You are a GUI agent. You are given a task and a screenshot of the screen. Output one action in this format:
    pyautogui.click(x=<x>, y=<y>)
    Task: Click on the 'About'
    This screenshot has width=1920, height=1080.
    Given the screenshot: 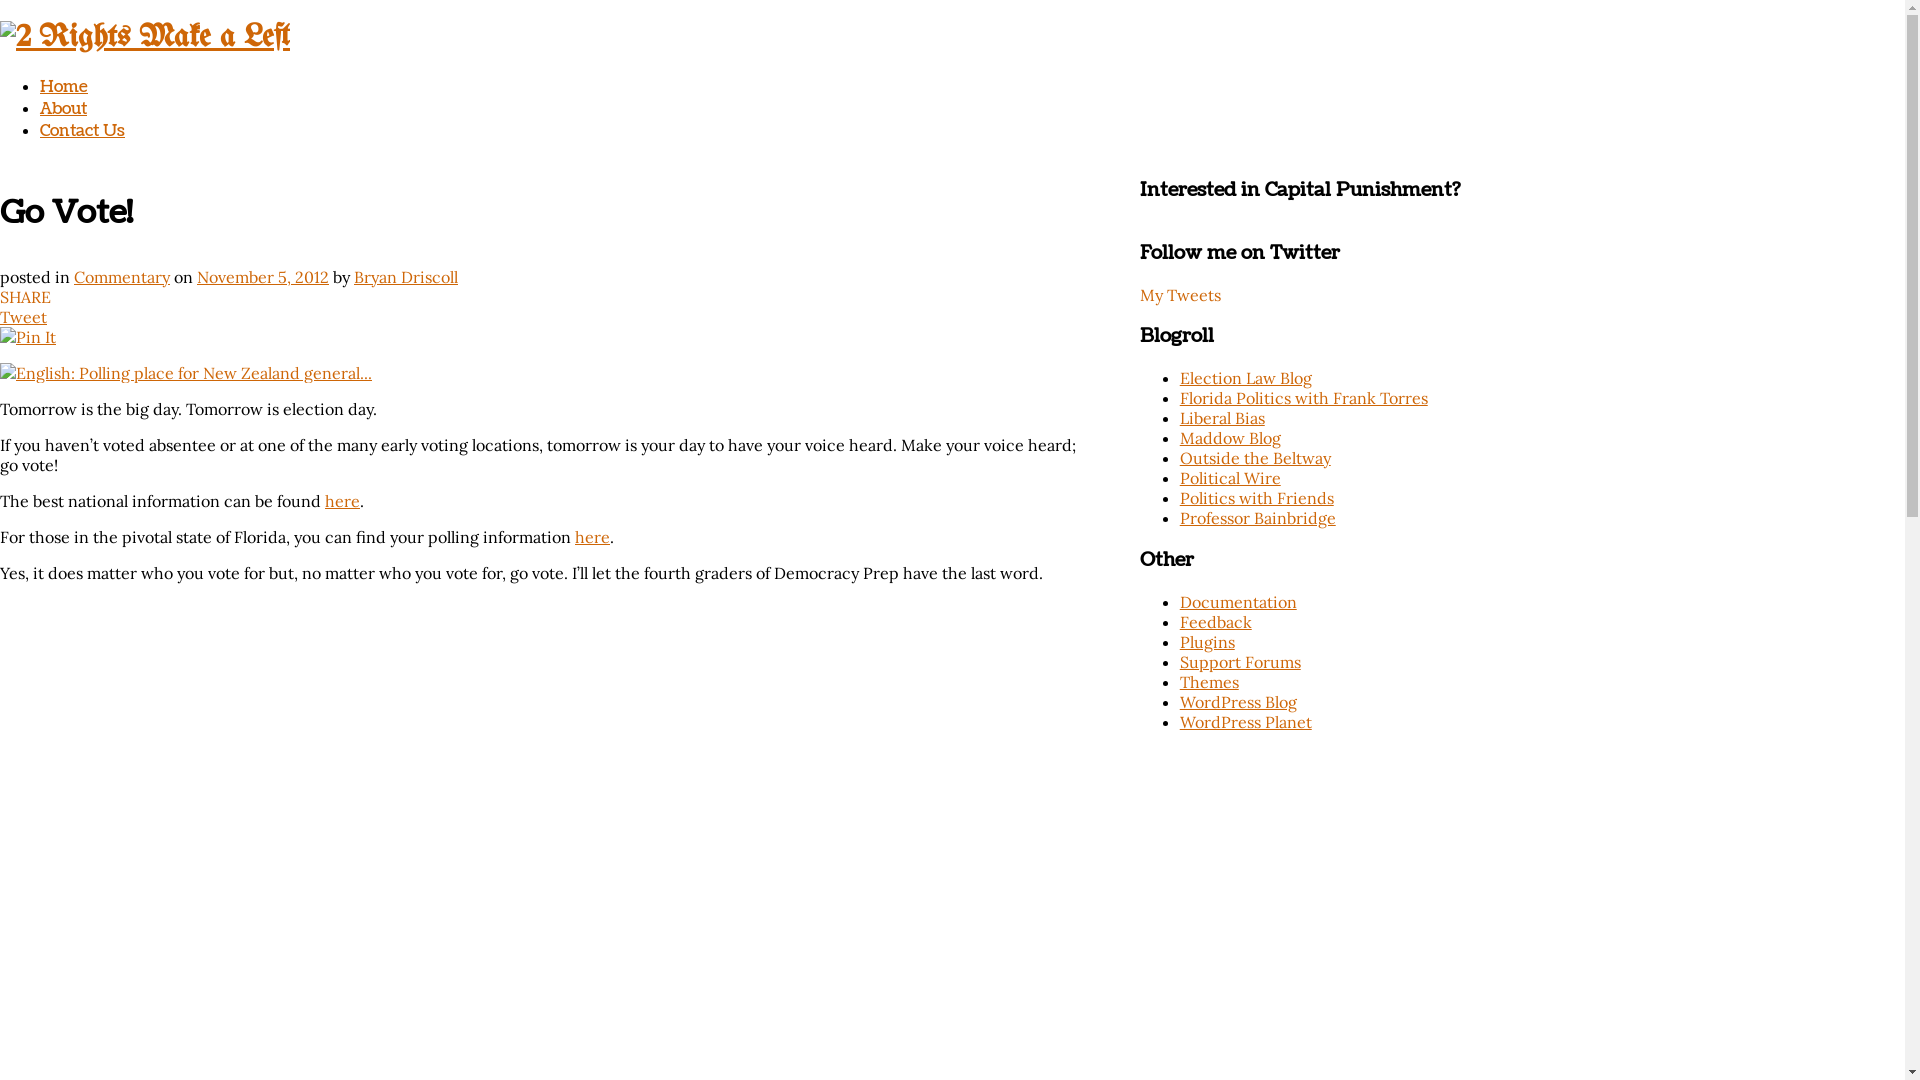 What is the action you would take?
    pyautogui.click(x=63, y=108)
    